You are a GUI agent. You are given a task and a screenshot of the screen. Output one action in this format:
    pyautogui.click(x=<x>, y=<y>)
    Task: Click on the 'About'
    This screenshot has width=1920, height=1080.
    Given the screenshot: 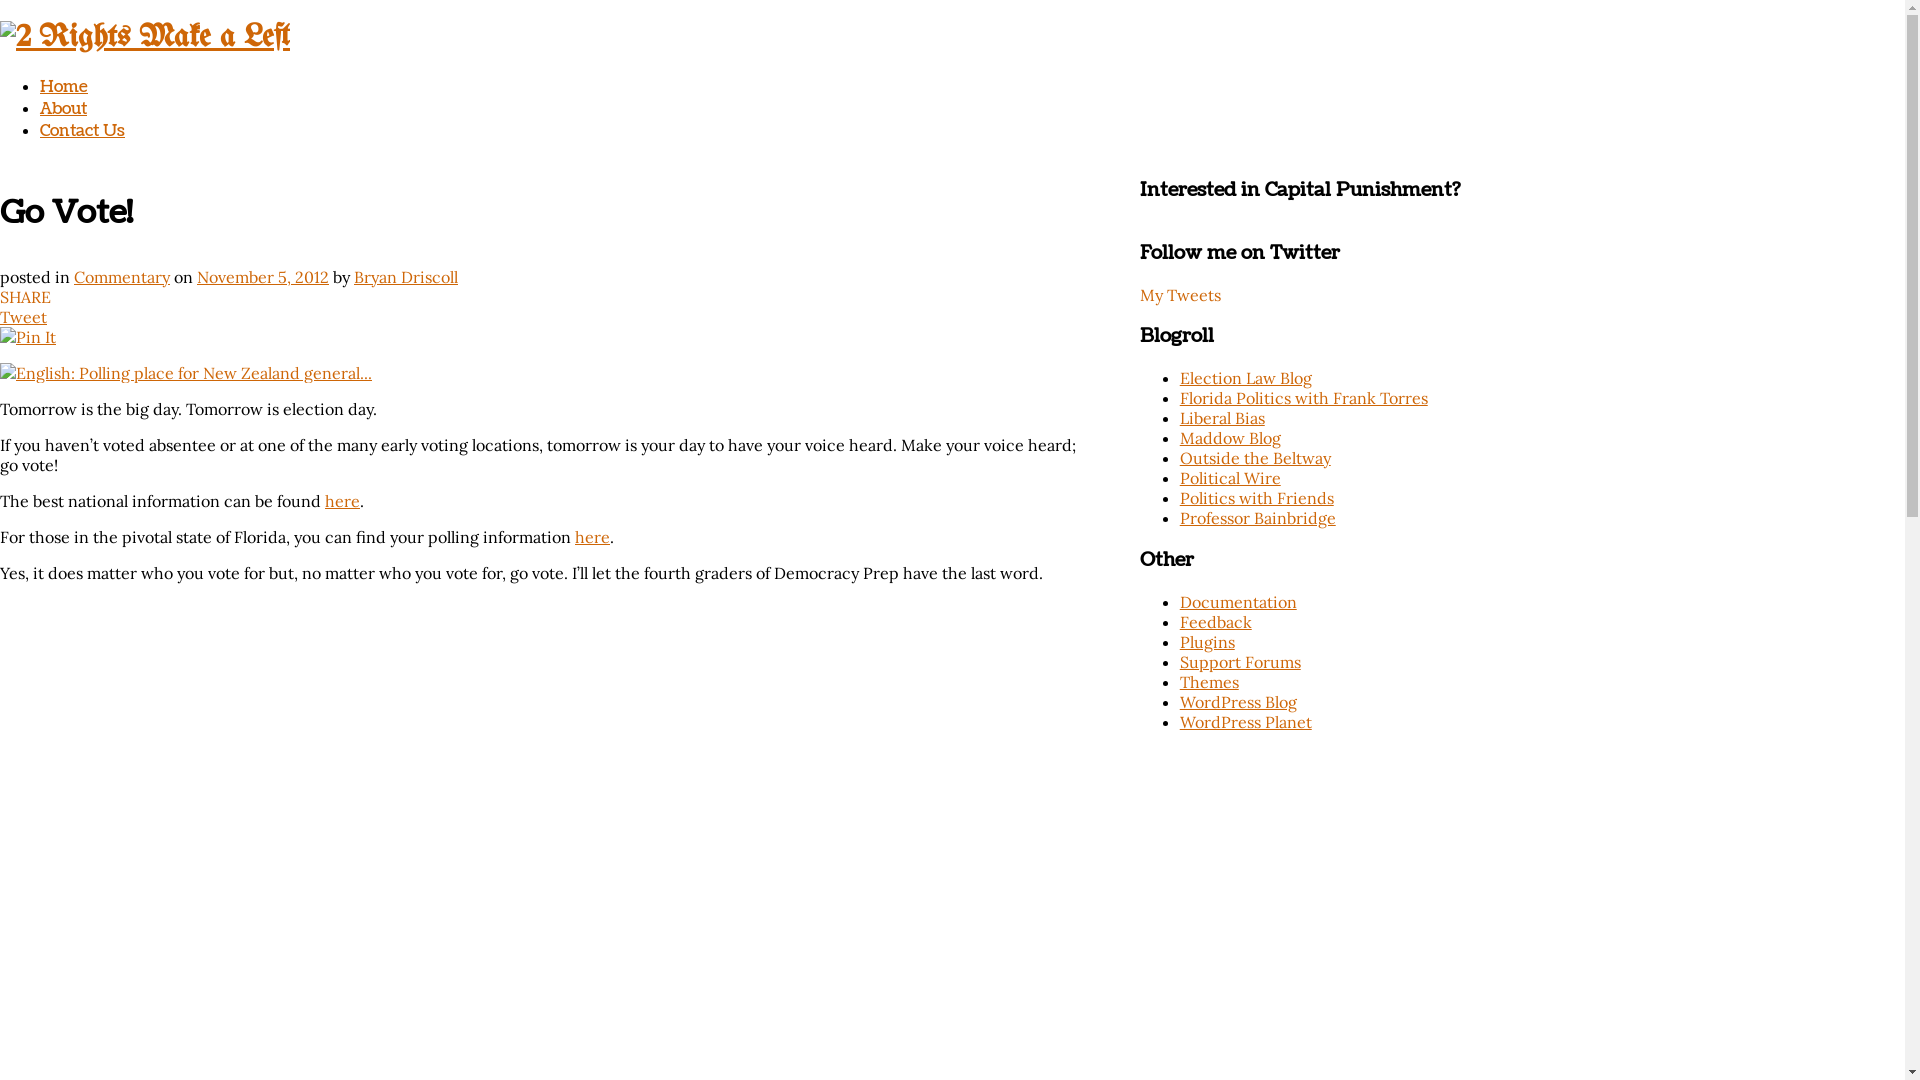 What is the action you would take?
    pyautogui.click(x=63, y=108)
    